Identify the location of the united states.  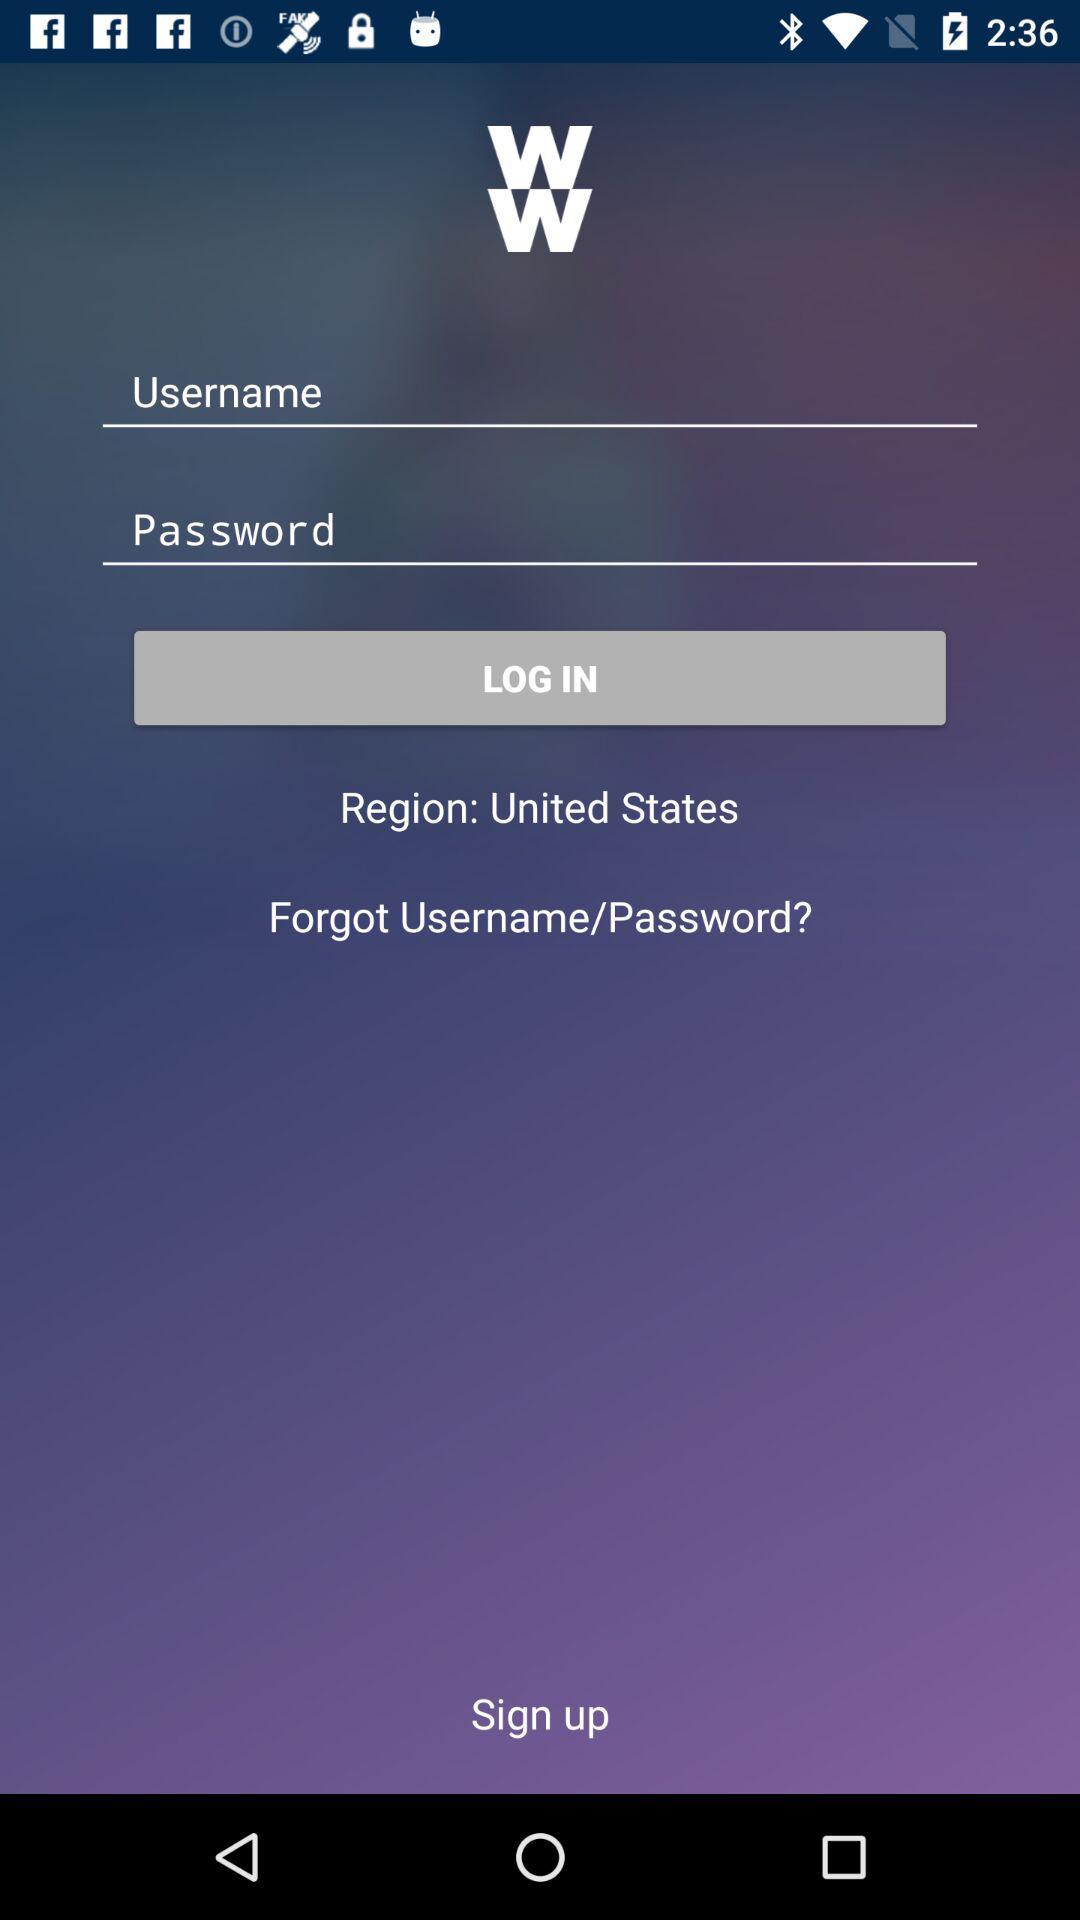
(613, 806).